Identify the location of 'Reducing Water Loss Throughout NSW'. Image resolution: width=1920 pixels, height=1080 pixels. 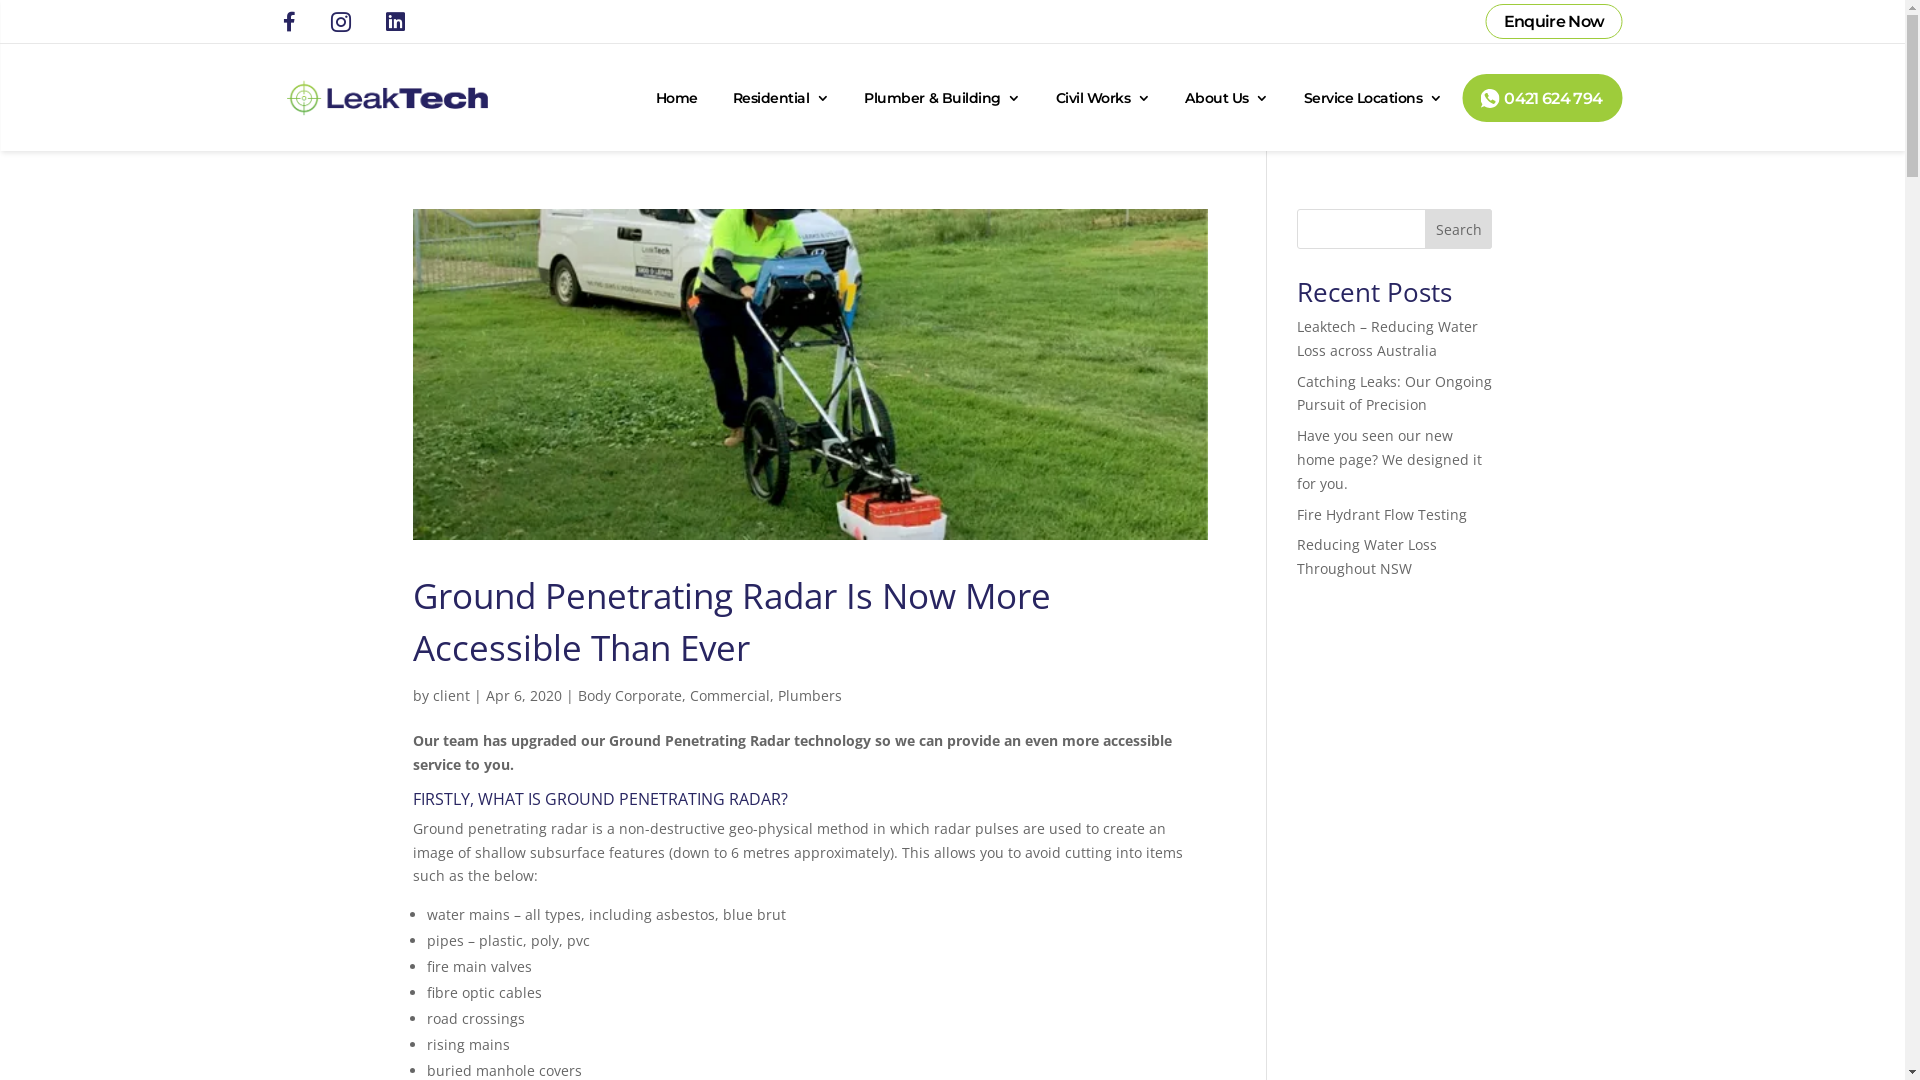
(1366, 556).